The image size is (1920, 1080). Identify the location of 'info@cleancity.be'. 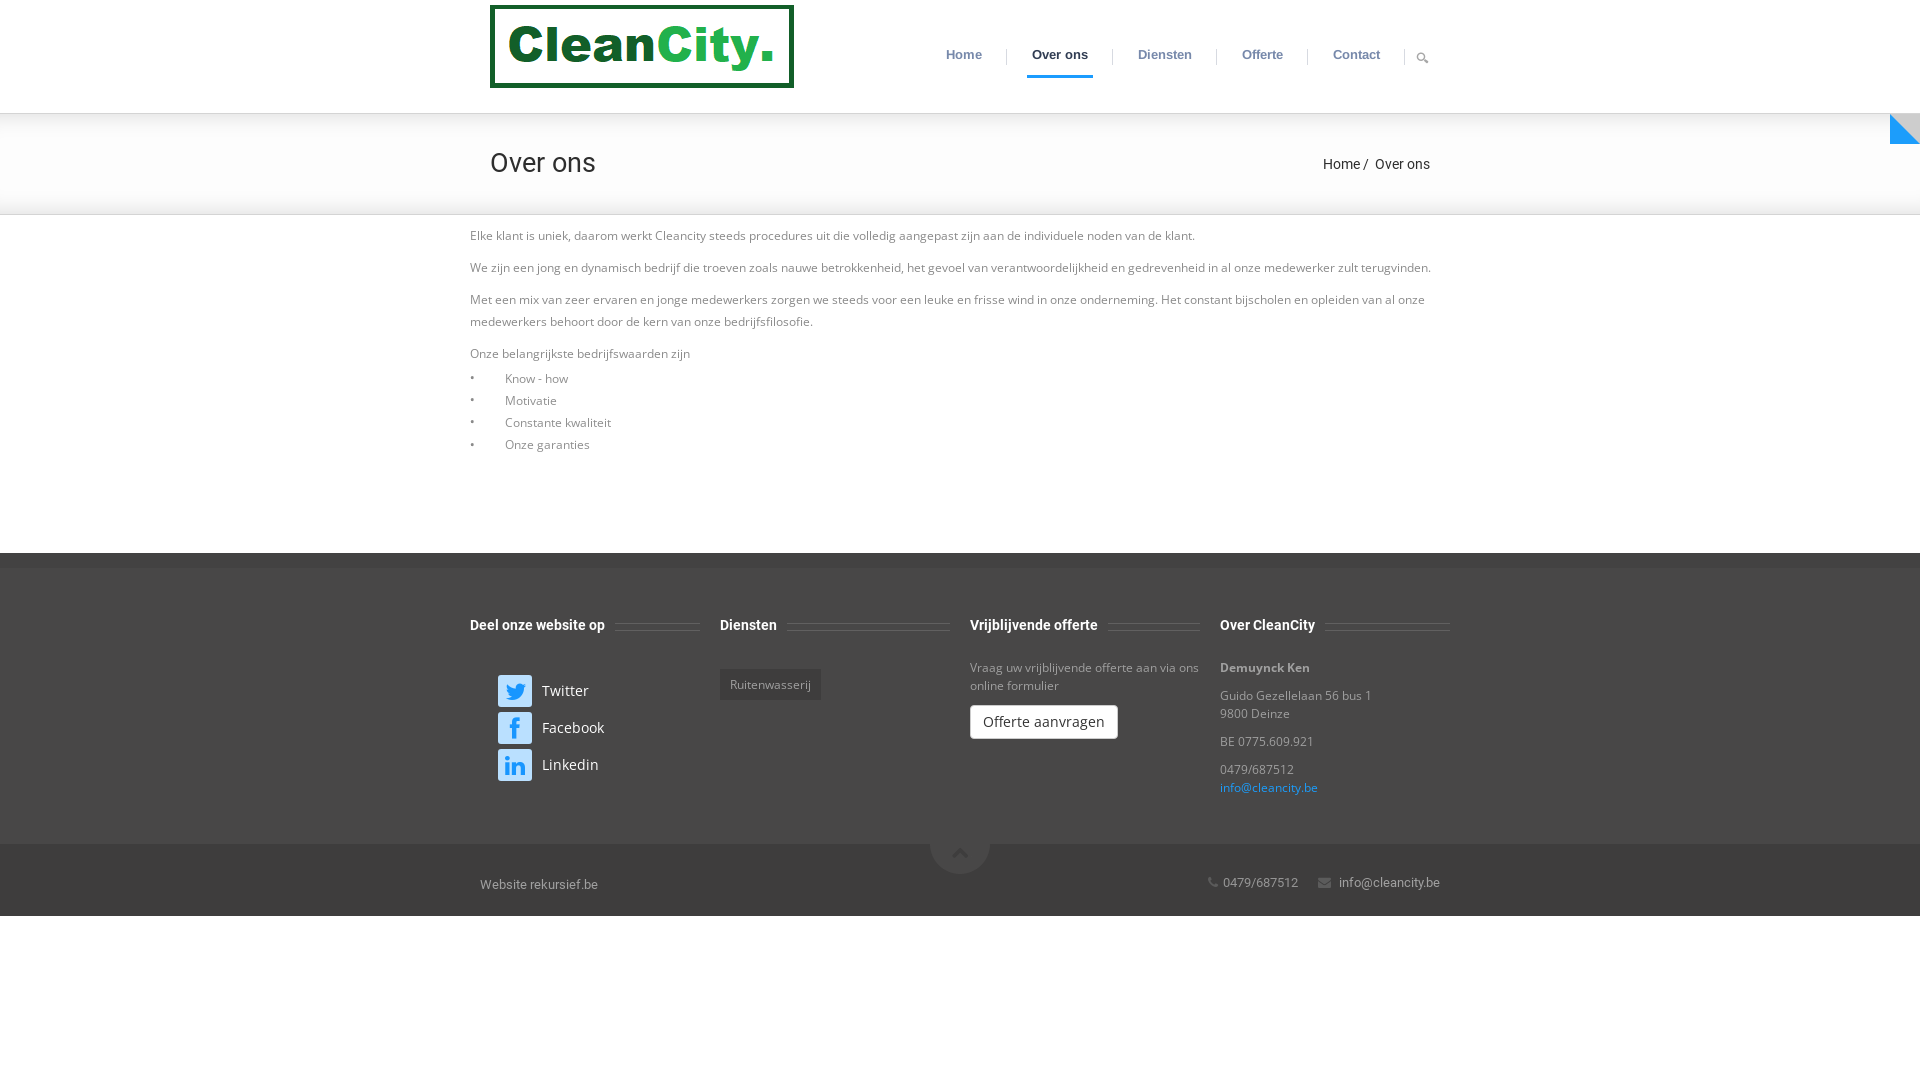
(1388, 881).